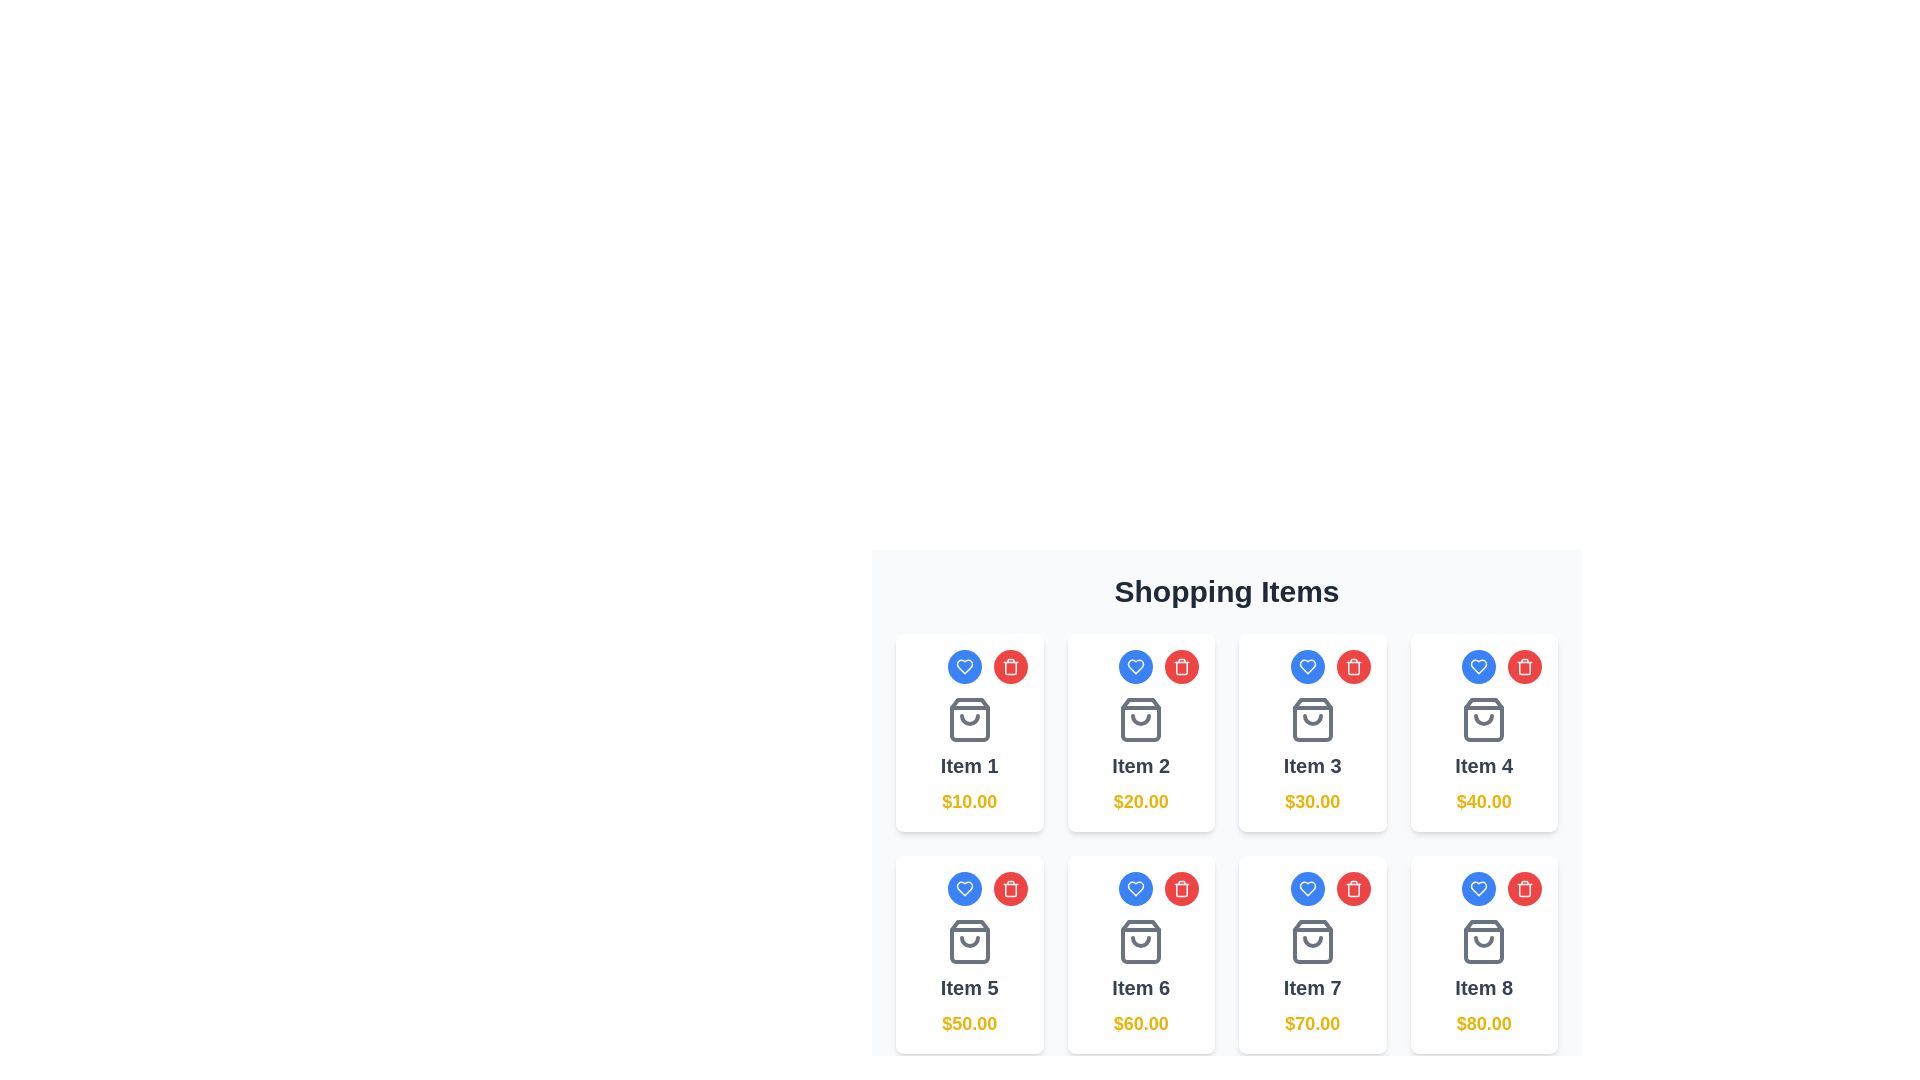 This screenshot has height=1080, width=1920. I want to click on the text block displaying 'Item 6' with the price '$60.00' in bold yellow, located in the second row, third column of the shopping items grid, so click(1141, 977).